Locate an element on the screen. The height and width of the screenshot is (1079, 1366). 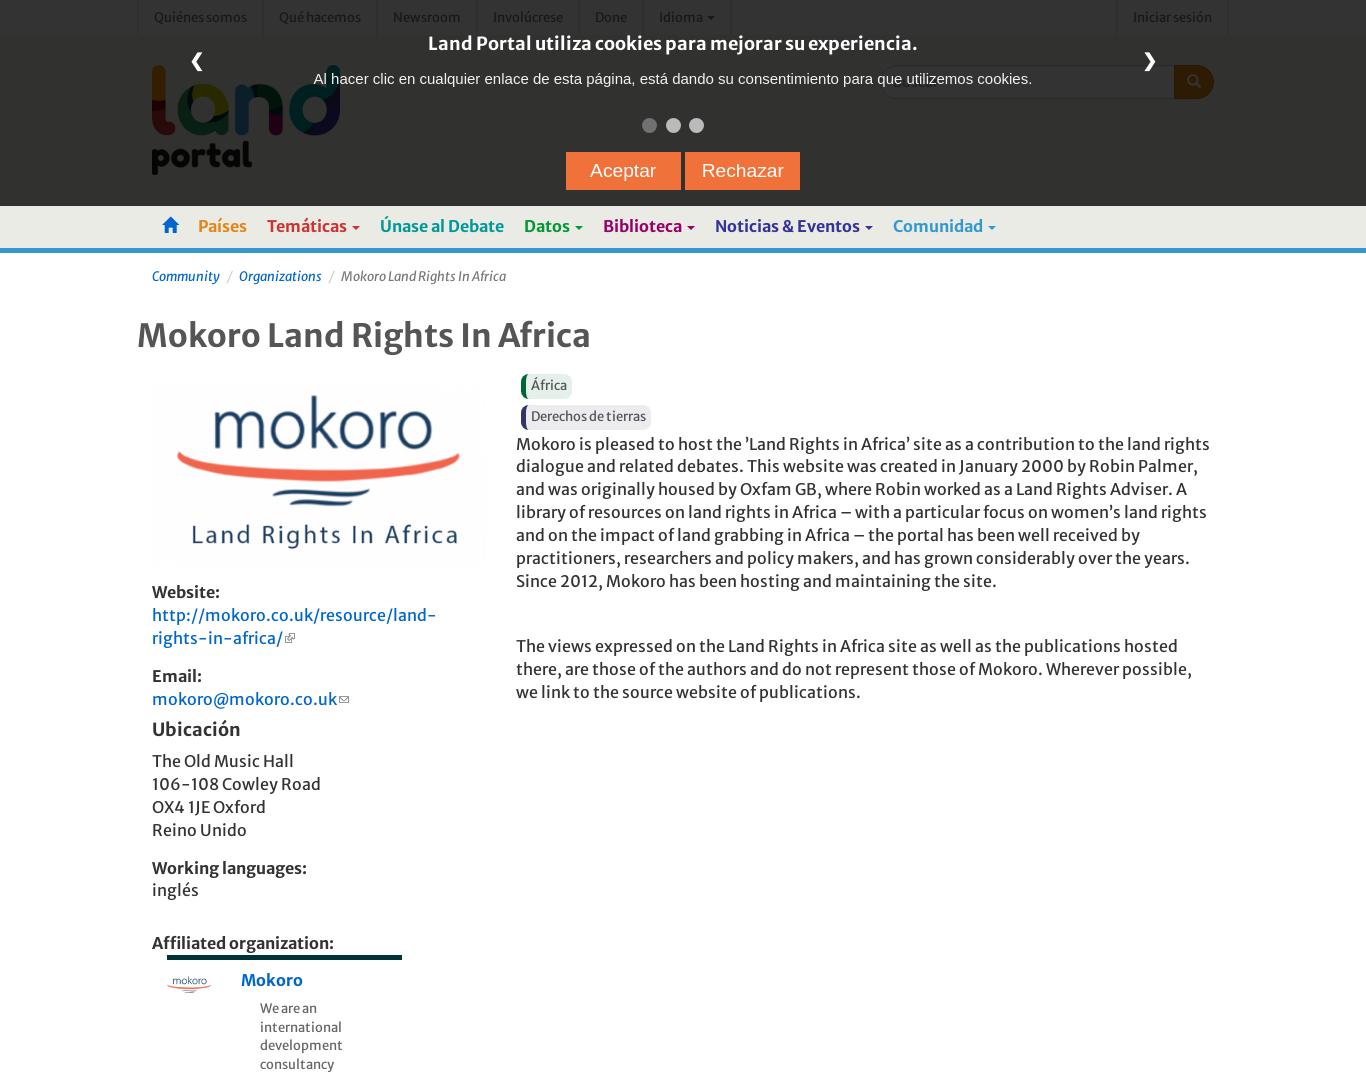
'http://mokoro.co.uk/resource/land-rights-in-africa/' is located at coordinates (293, 625).